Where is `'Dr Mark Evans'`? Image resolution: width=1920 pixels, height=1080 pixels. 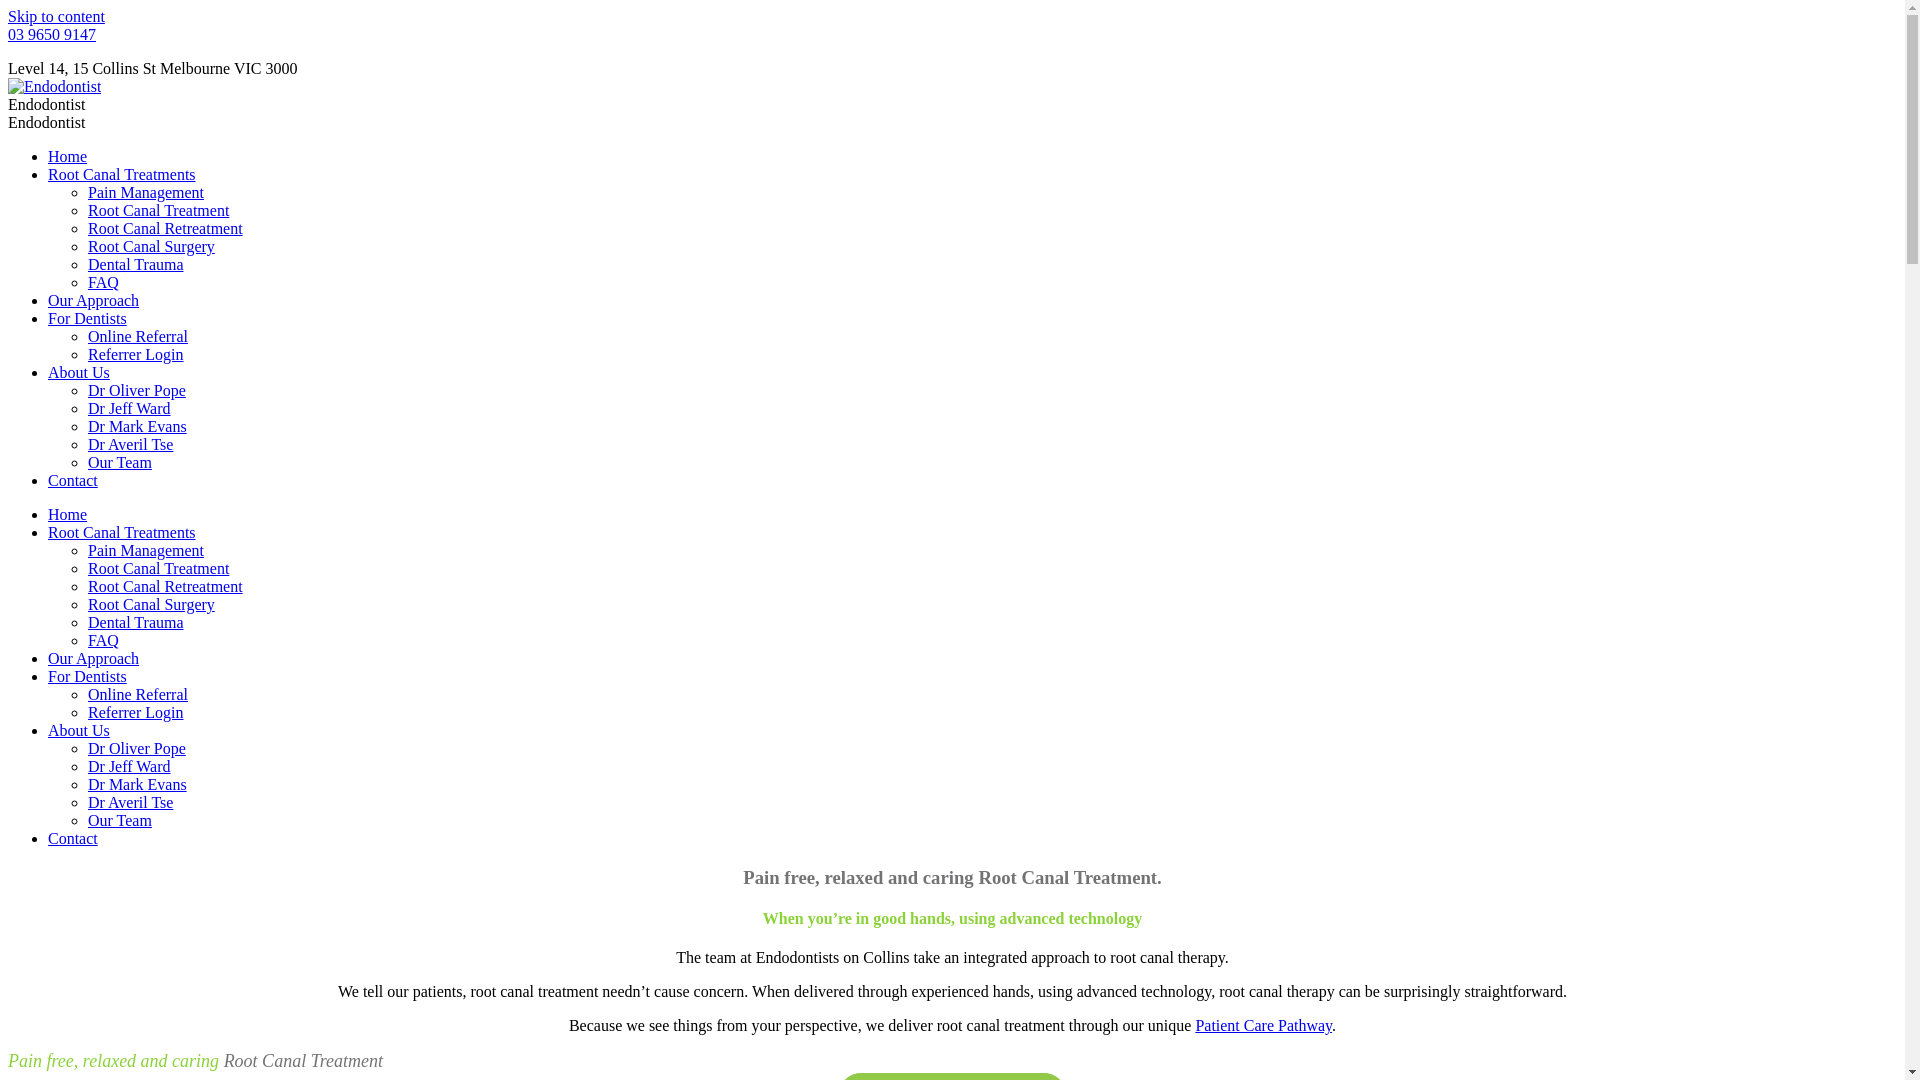 'Dr Mark Evans' is located at coordinates (136, 425).